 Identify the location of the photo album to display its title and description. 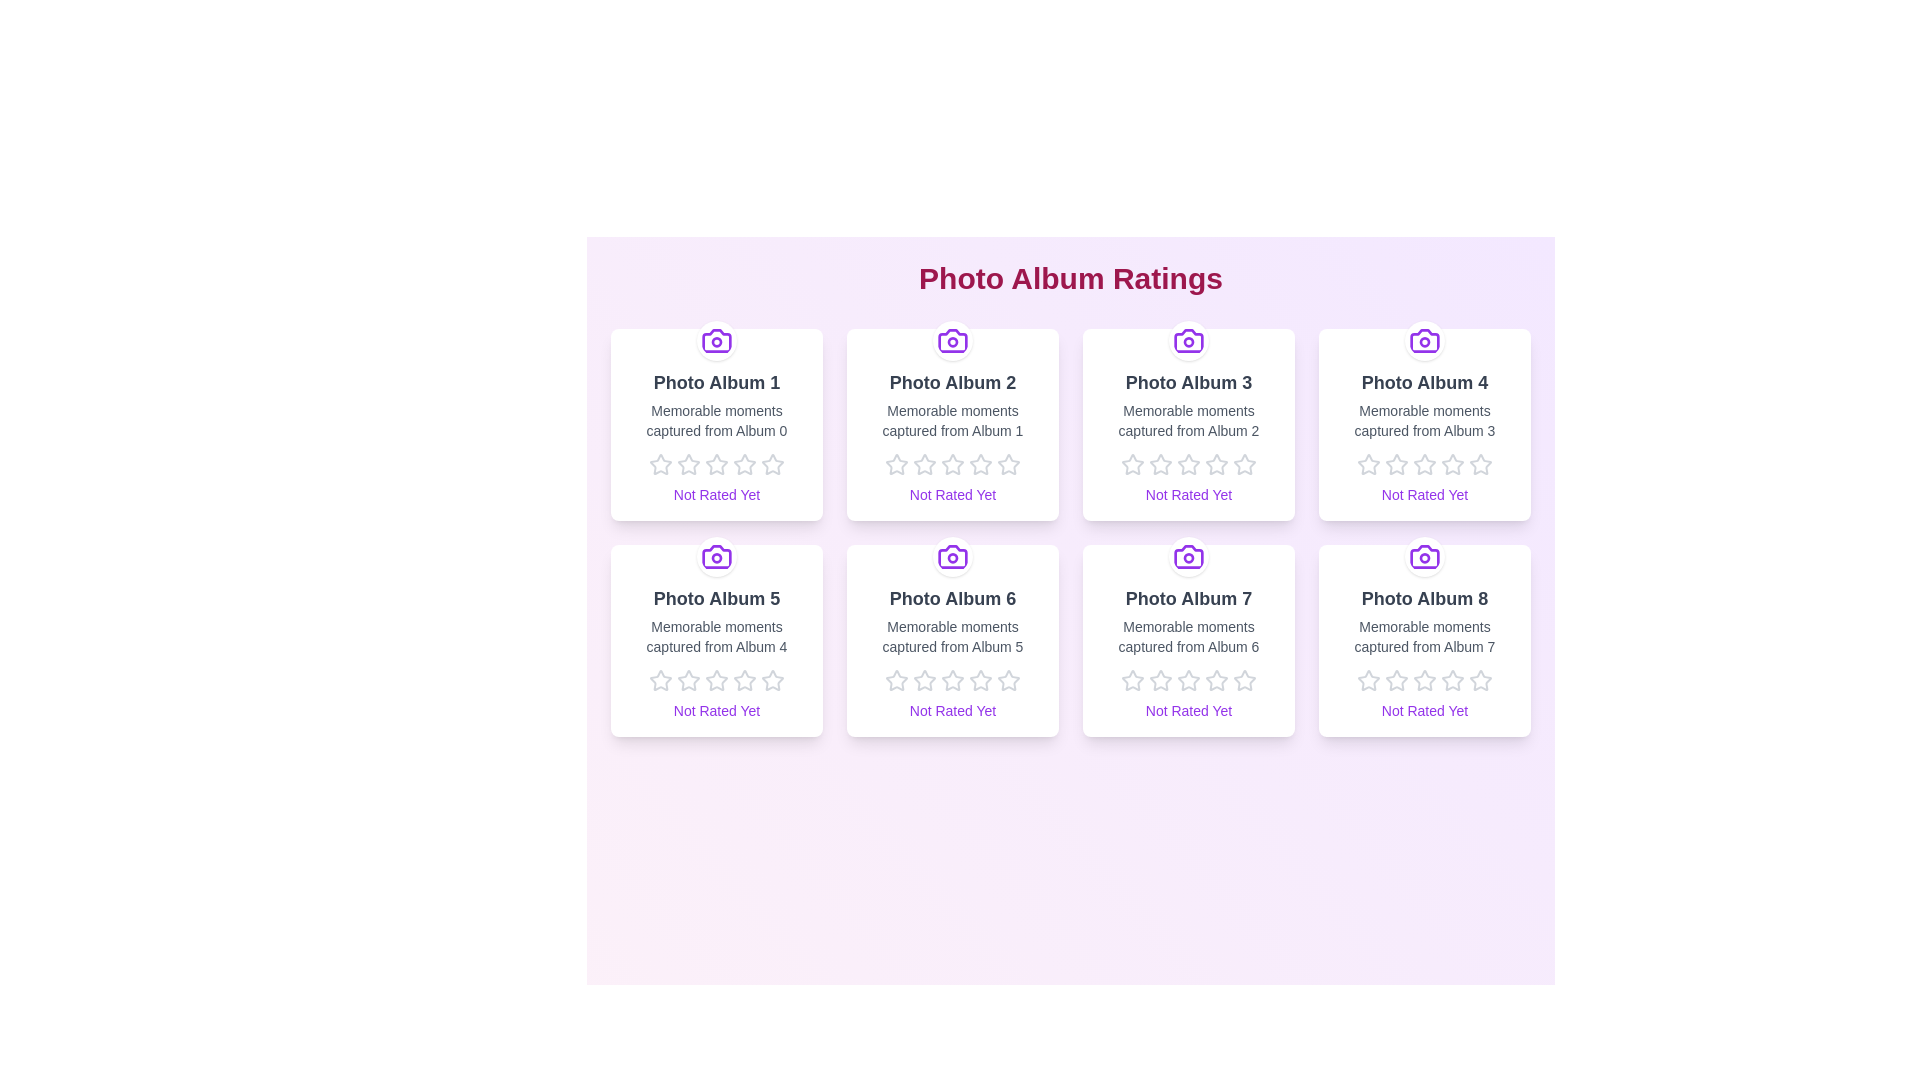
(716, 423).